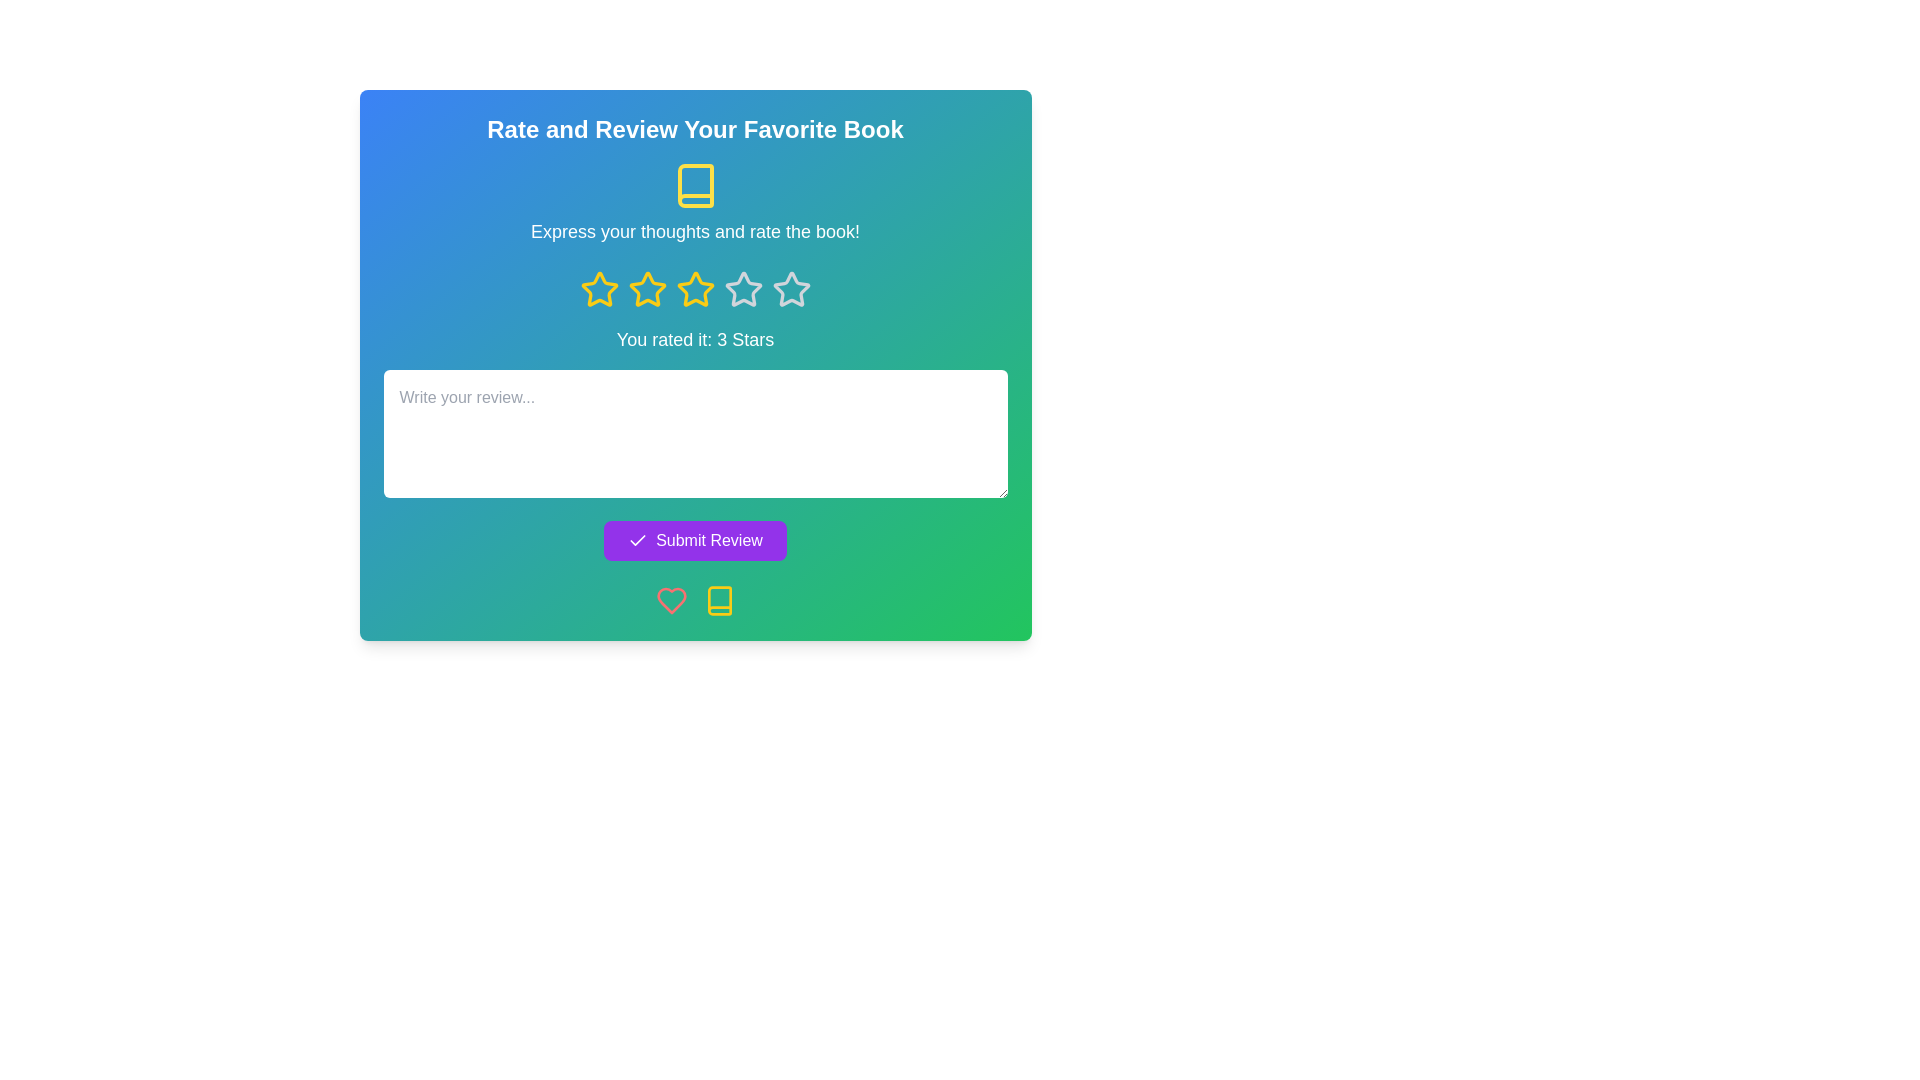  Describe the element at coordinates (695, 130) in the screenshot. I see `the static text heading 'Rate and Review Your Favorite Book' located at the top center of the dialog box` at that location.